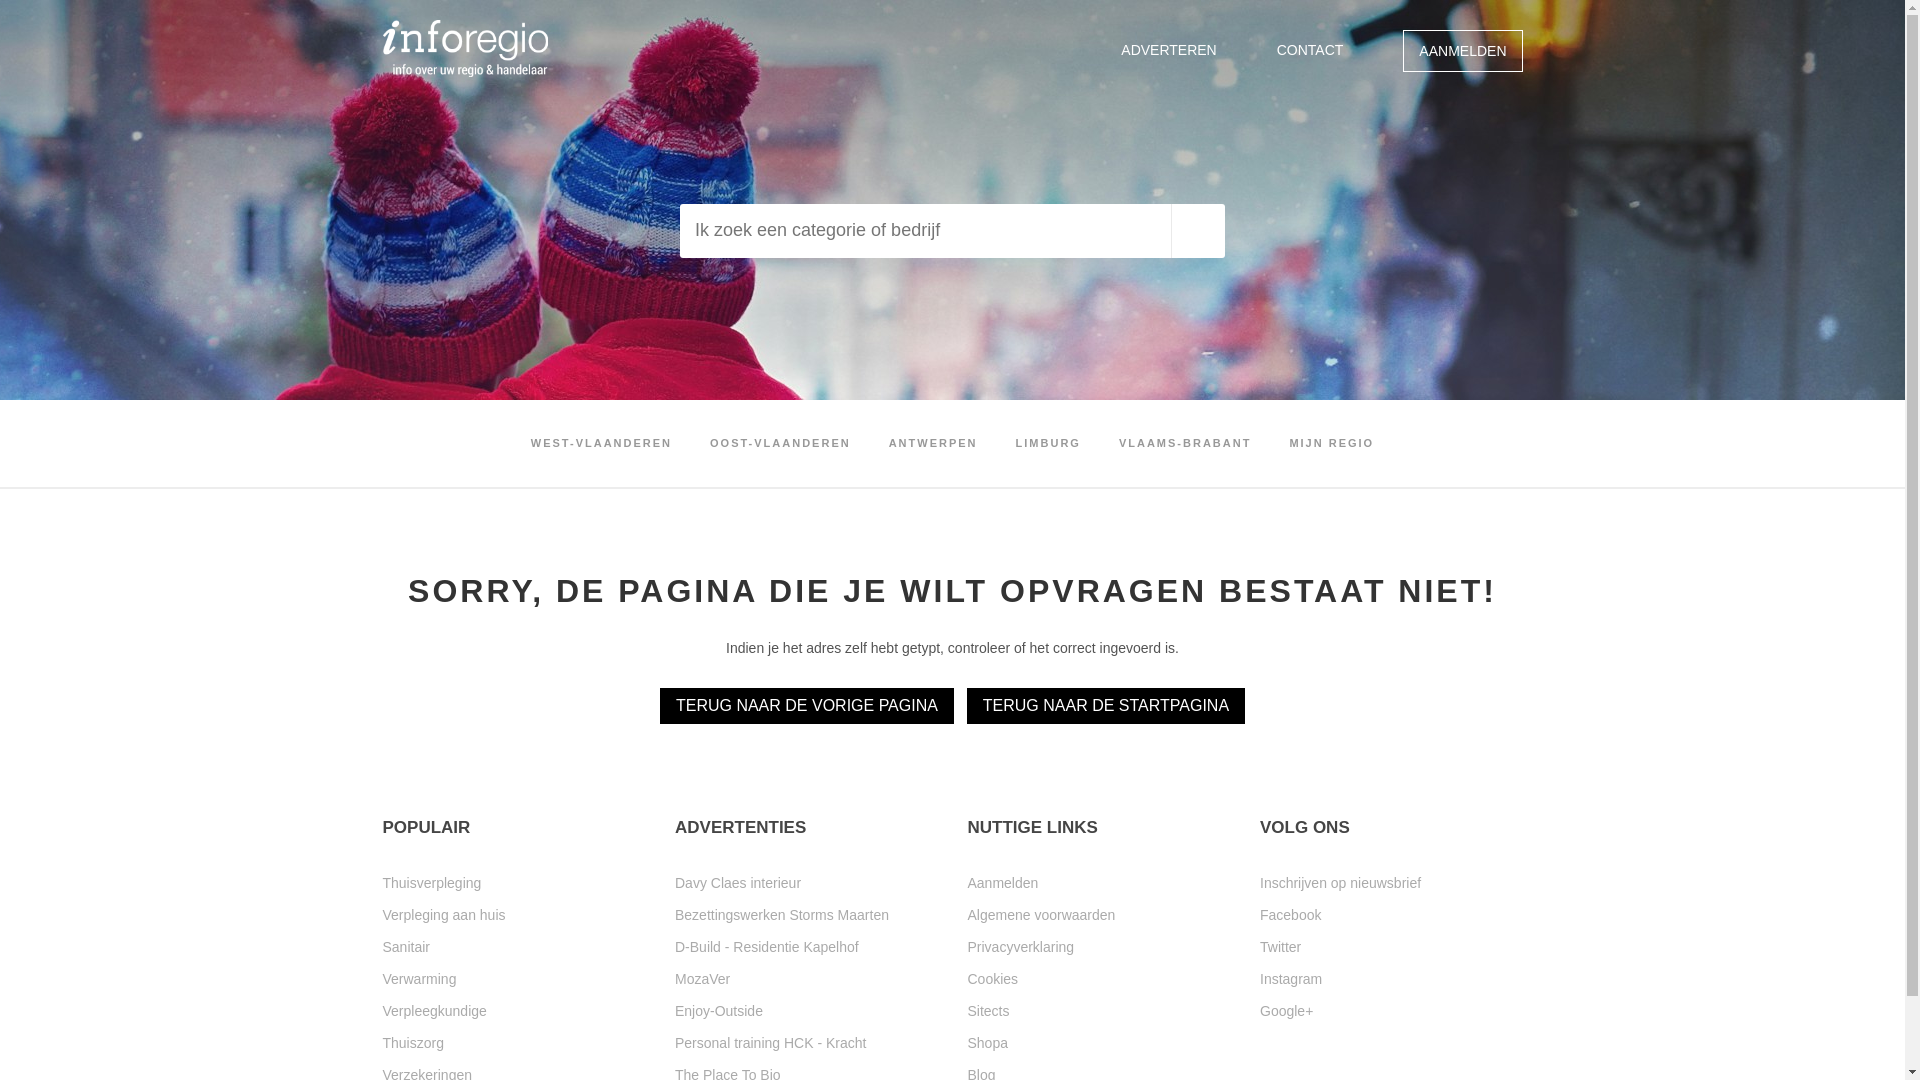 The image size is (1920, 1080). What do you see at coordinates (968, 1010) in the screenshot?
I see `'Sitects'` at bounding box center [968, 1010].